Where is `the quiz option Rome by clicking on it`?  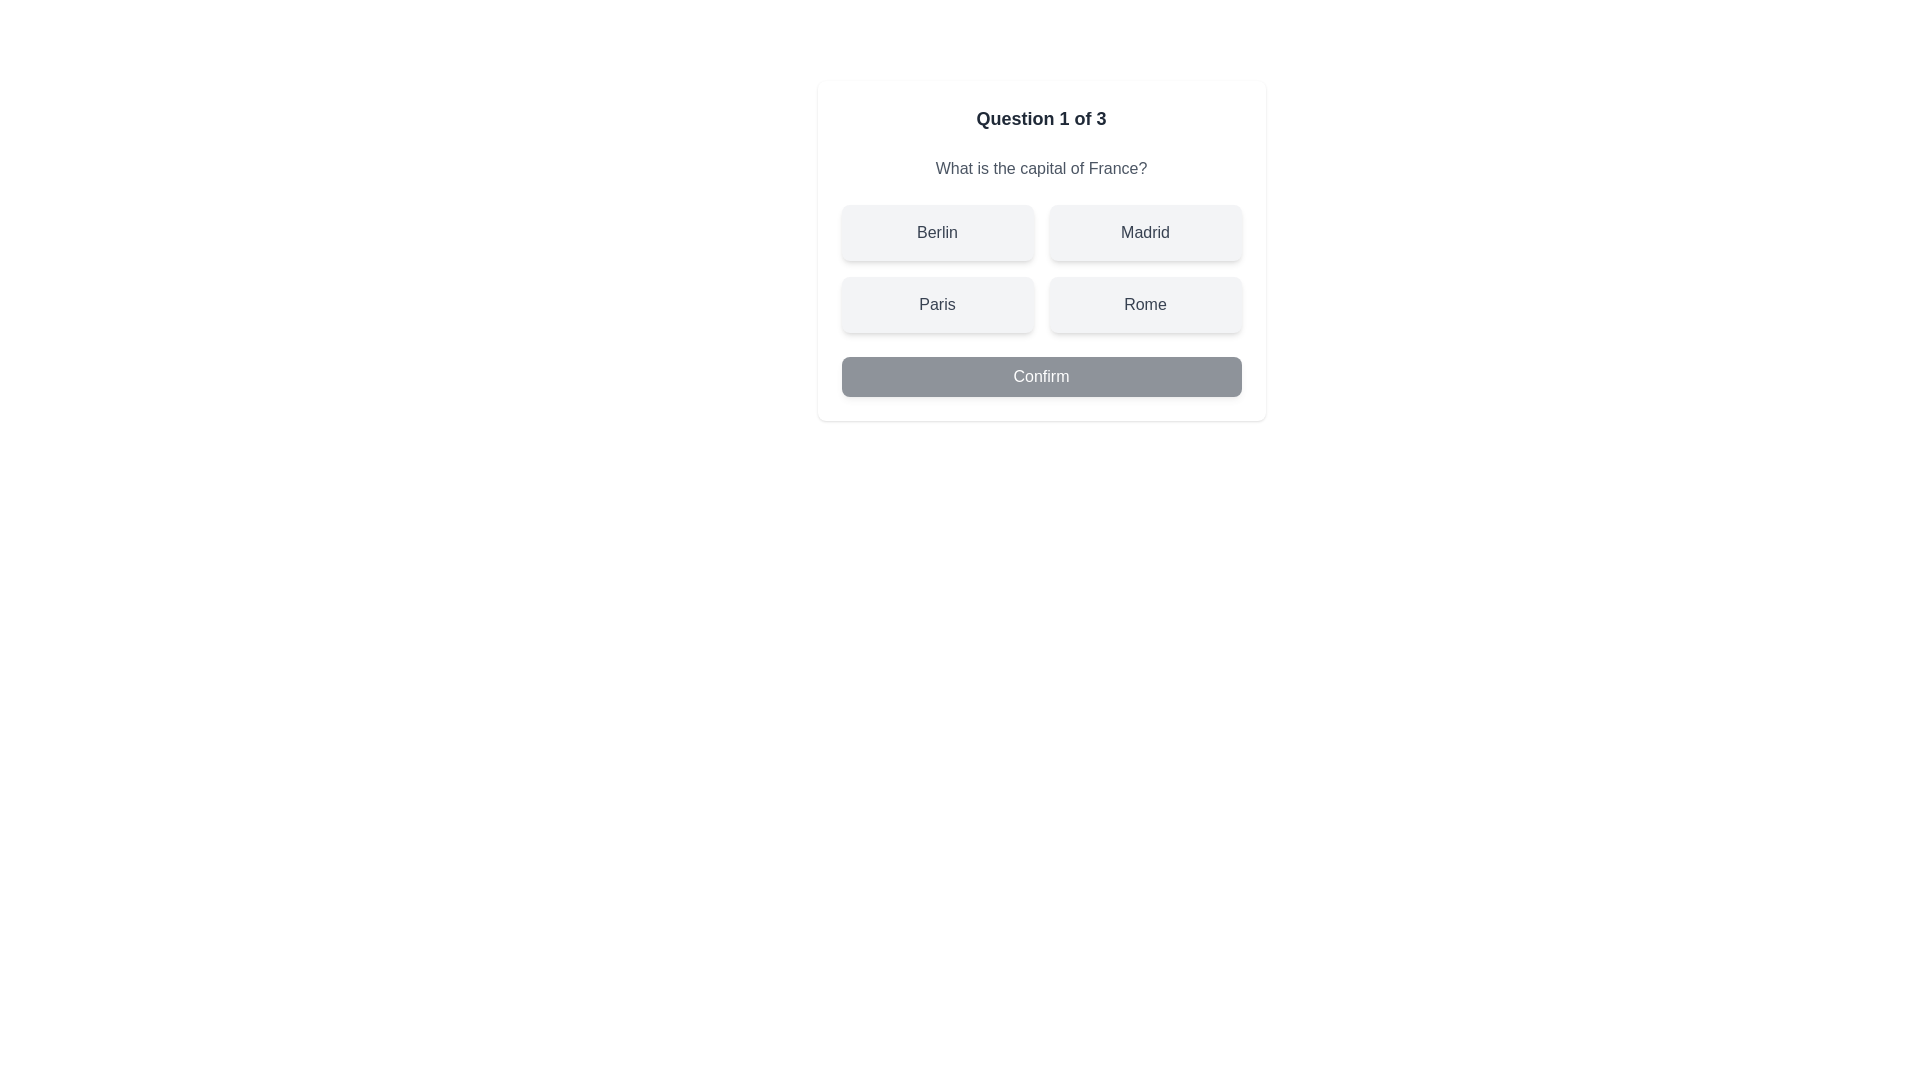 the quiz option Rome by clicking on it is located at coordinates (1145, 304).